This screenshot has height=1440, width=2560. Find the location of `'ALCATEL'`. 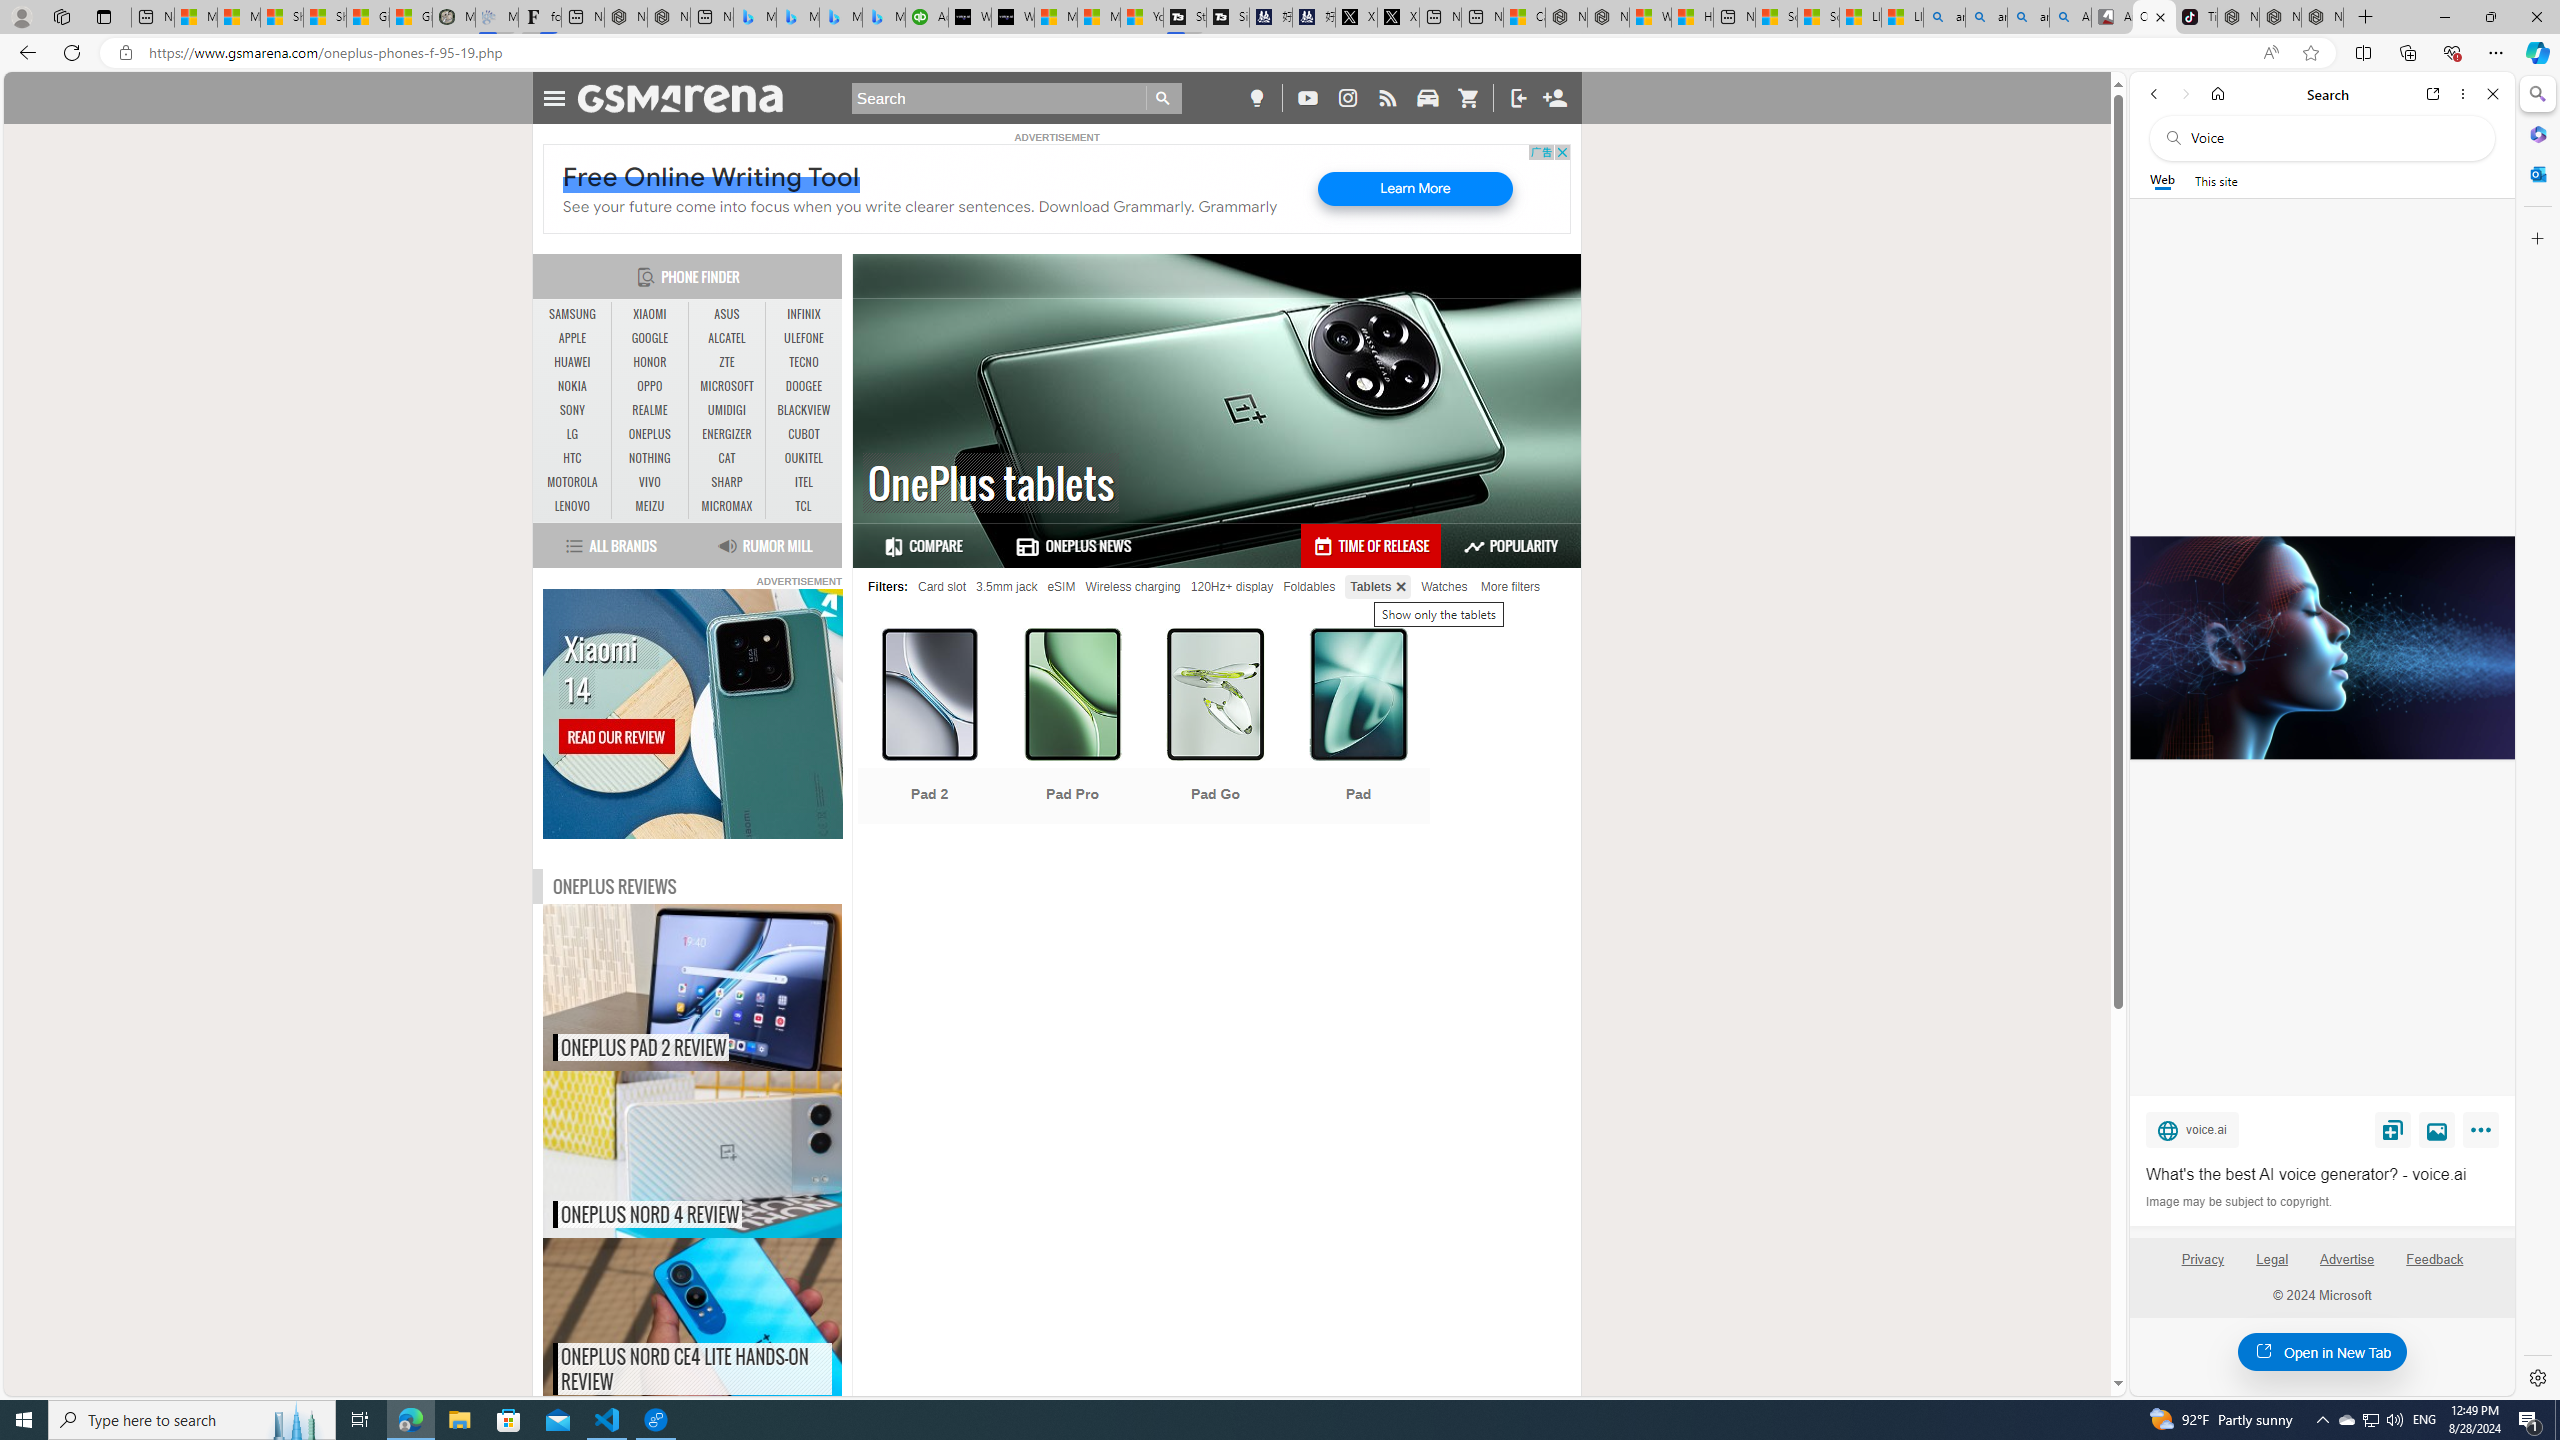

'ALCATEL' is located at coordinates (726, 337).